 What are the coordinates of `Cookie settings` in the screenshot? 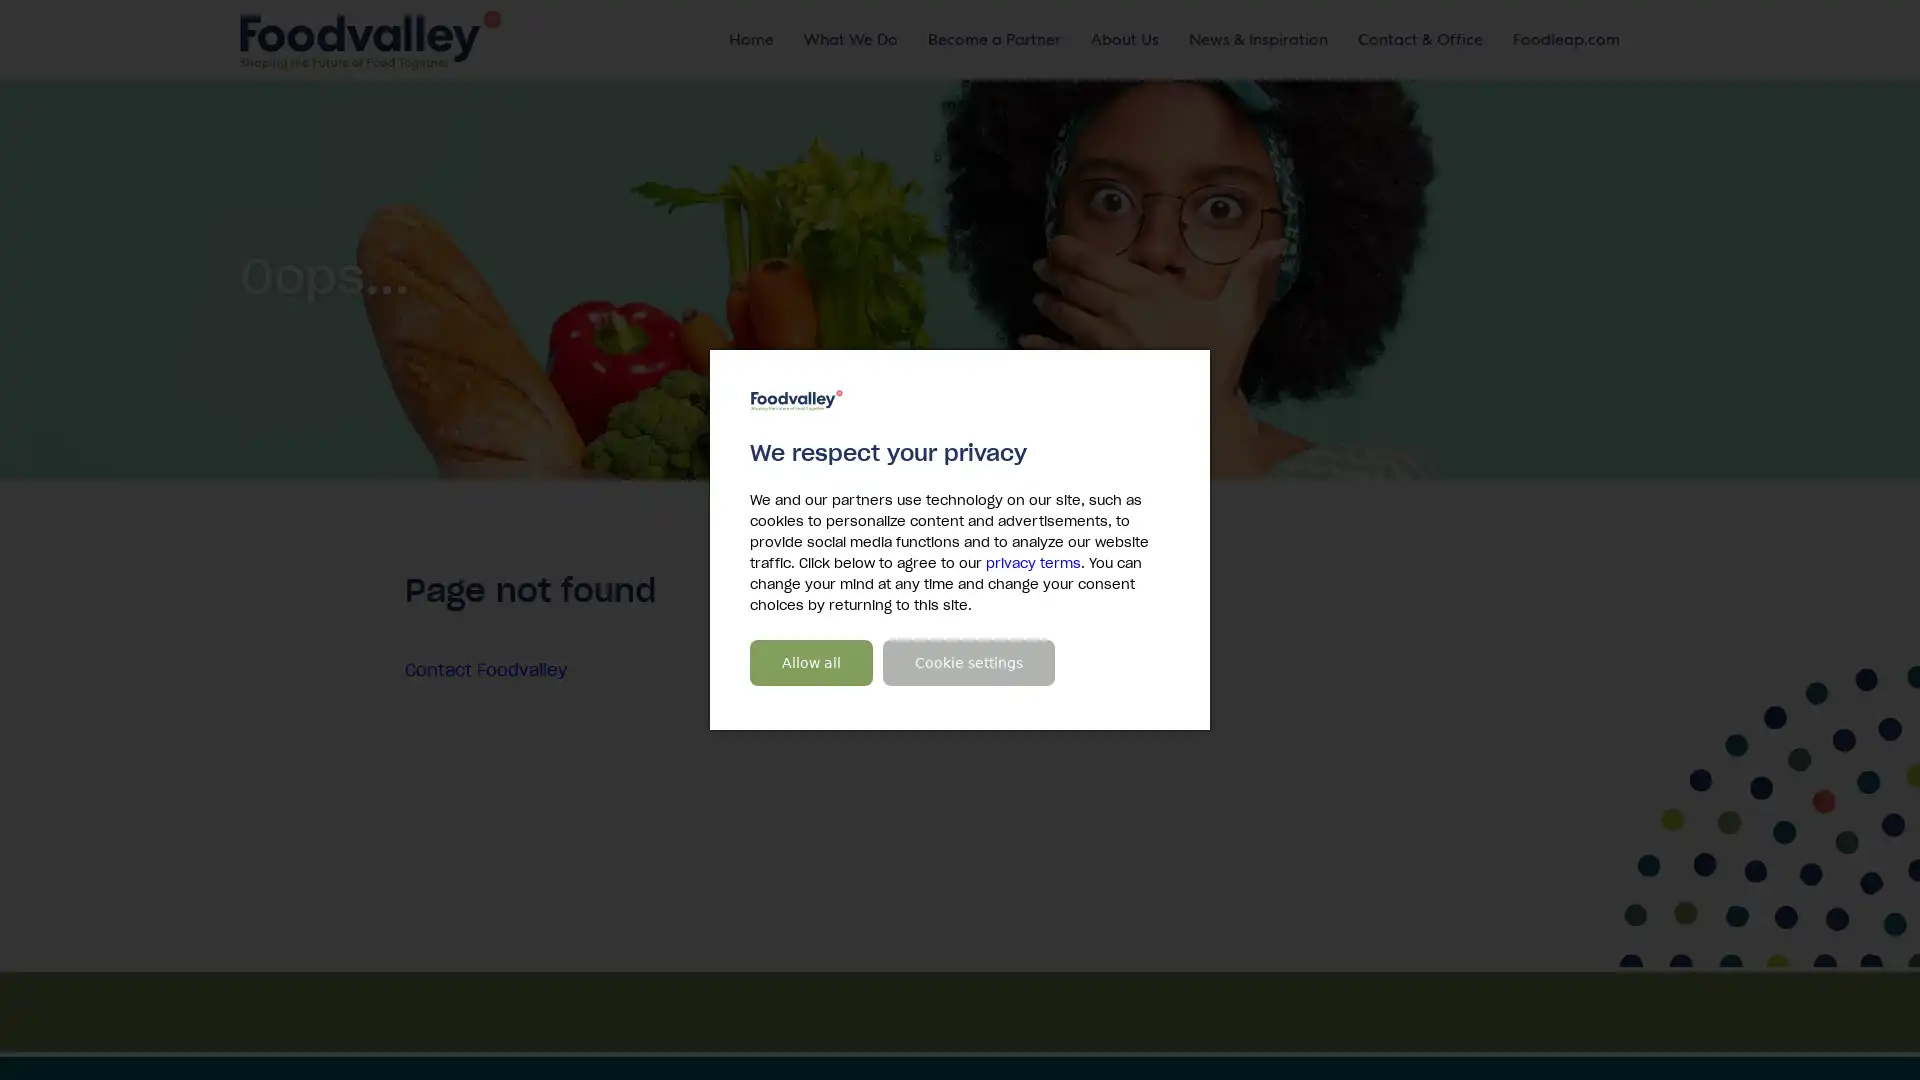 It's located at (969, 663).